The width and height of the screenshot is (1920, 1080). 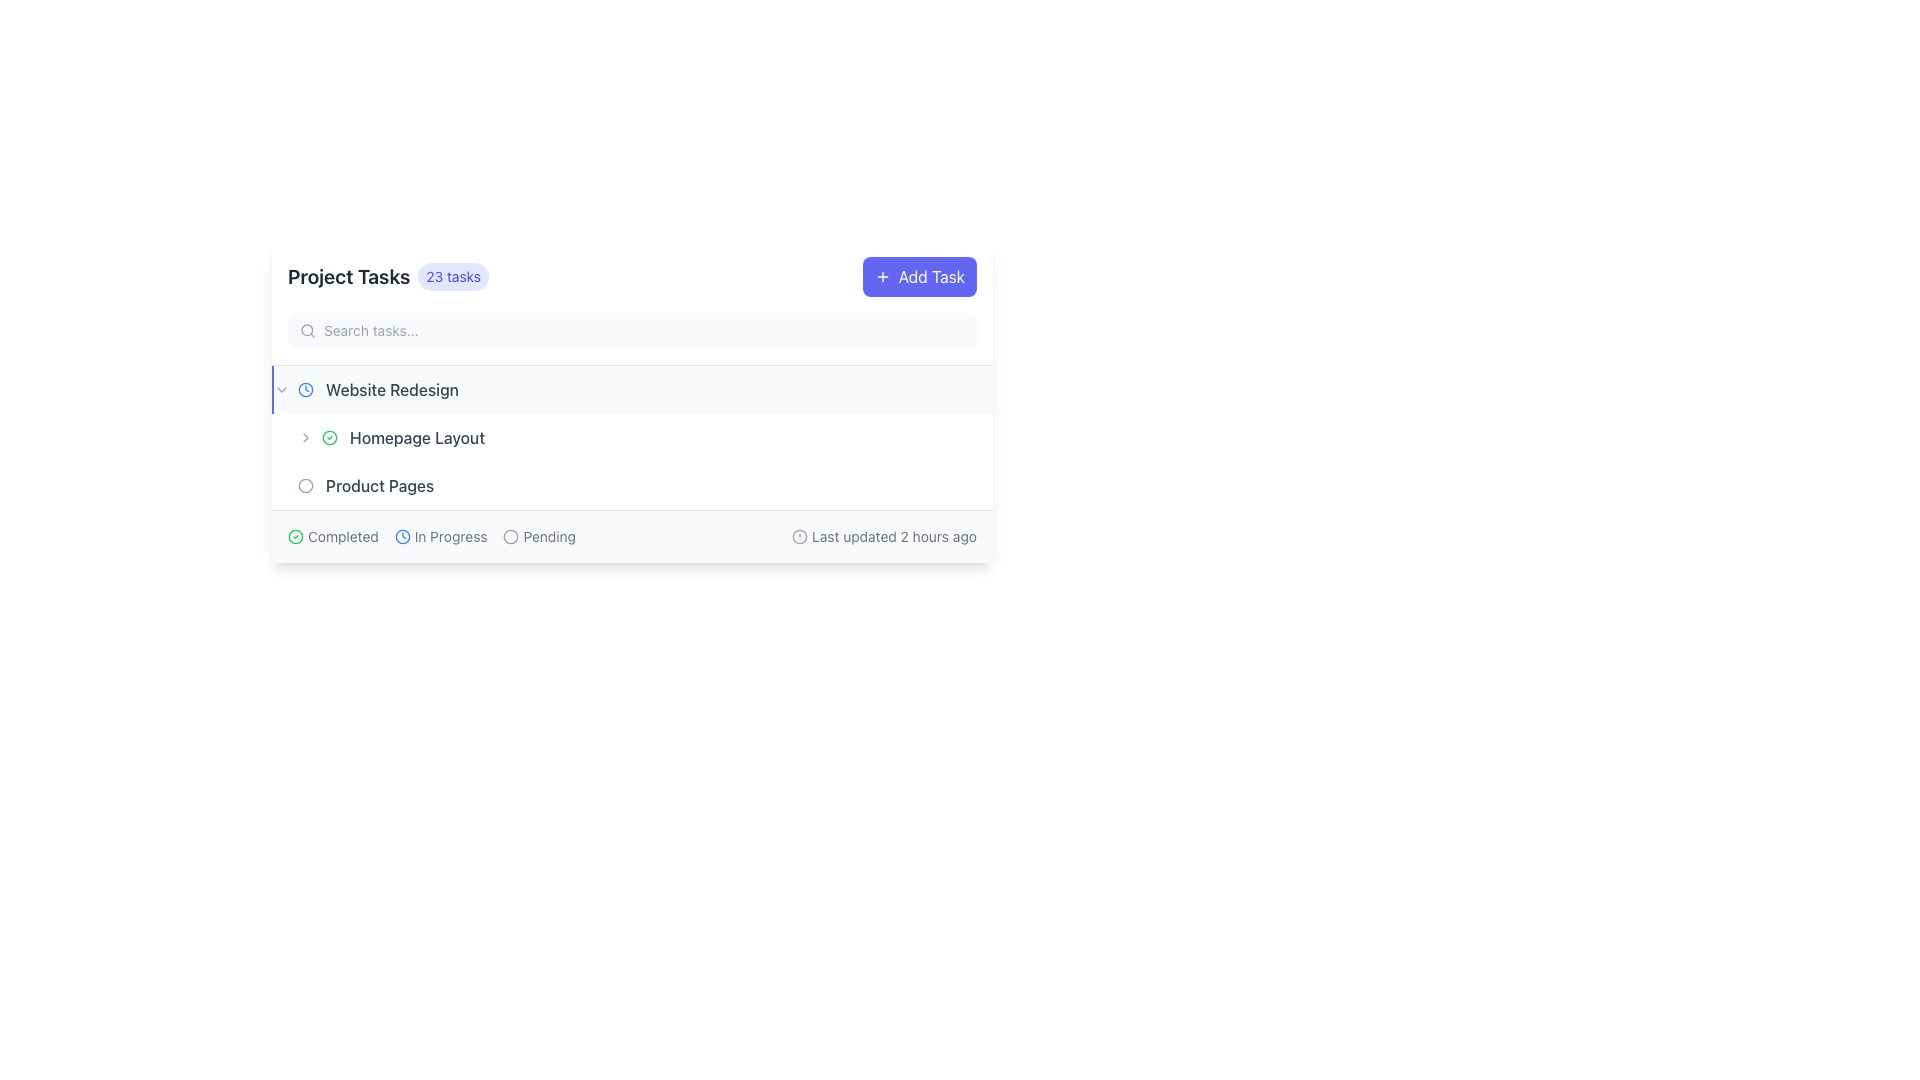 I want to click on the warning alert icon located in the 'Project Tasks' section, which is followed by the text 'Last updated 2 hours ago', so click(x=800, y=535).